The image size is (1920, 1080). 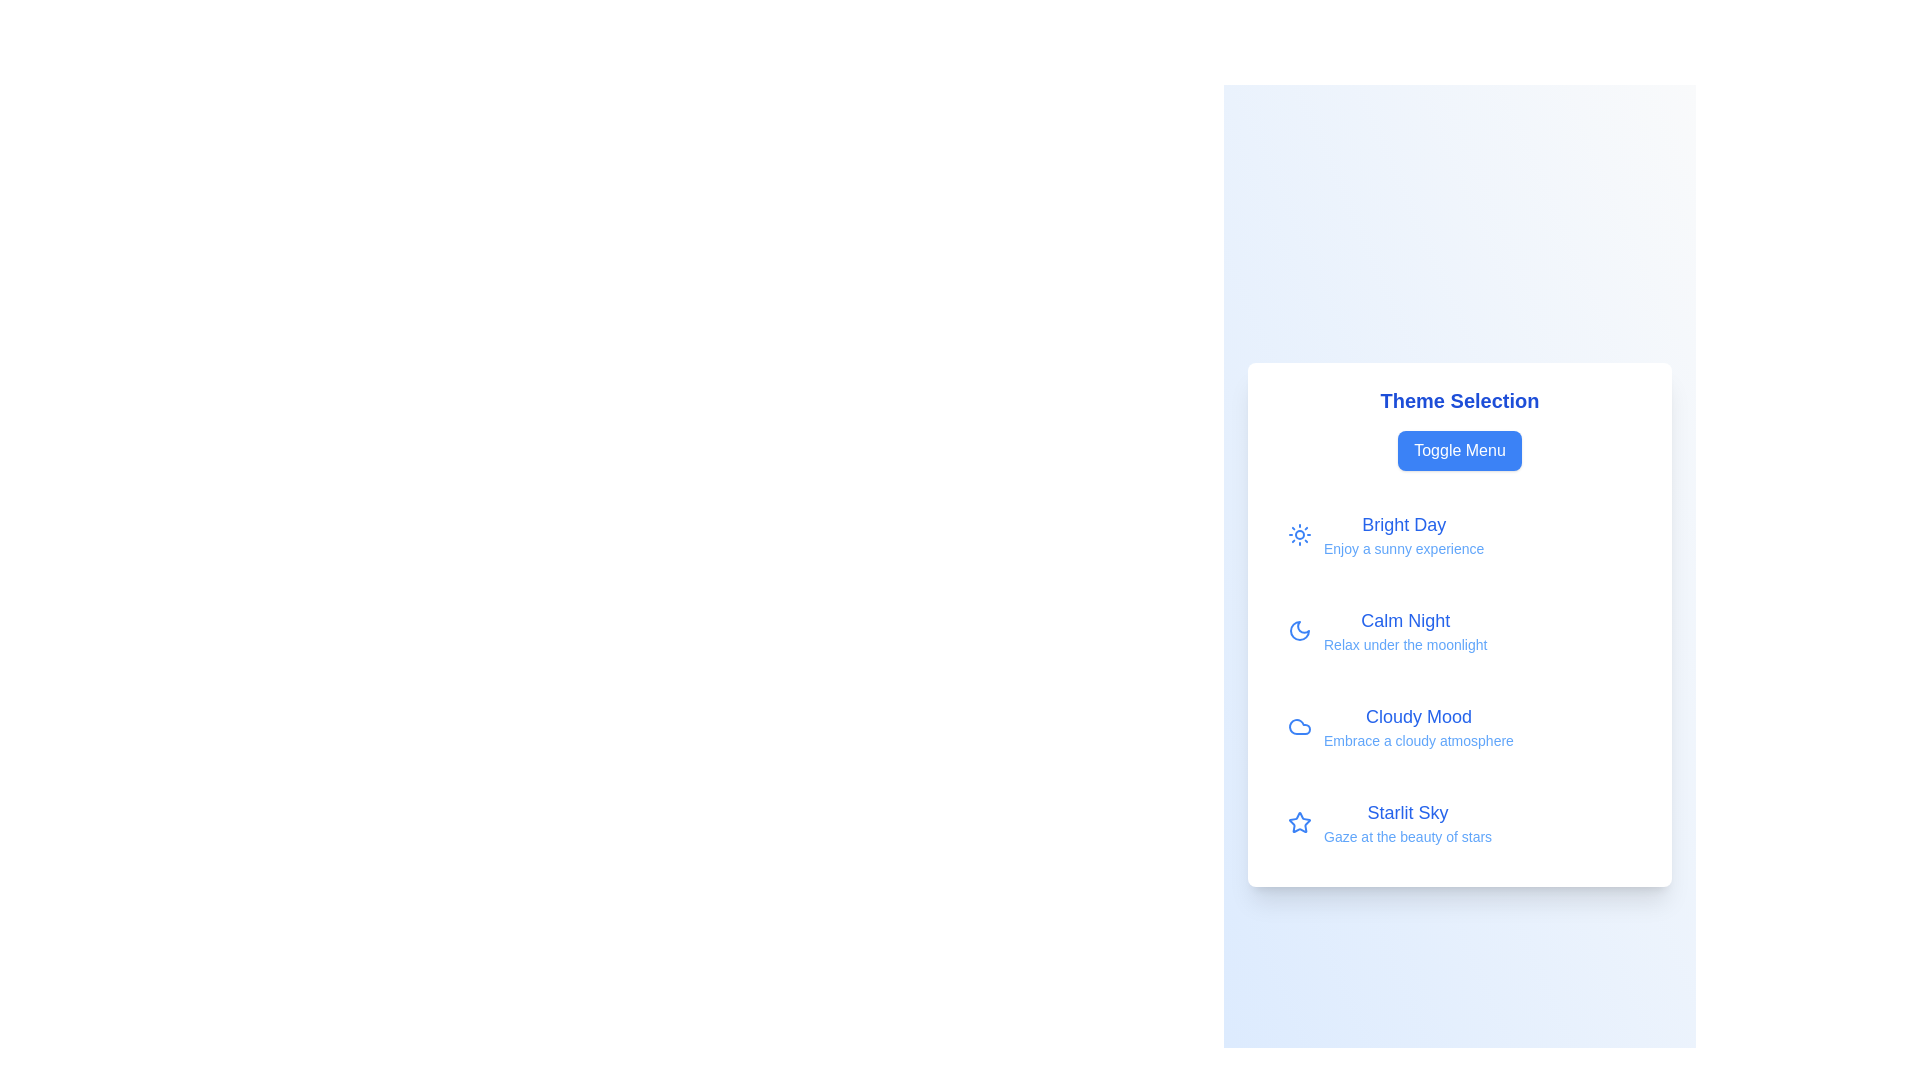 What do you see at coordinates (1459, 631) in the screenshot?
I see `the theme Calm Night from the menu` at bounding box center [1459, 631].